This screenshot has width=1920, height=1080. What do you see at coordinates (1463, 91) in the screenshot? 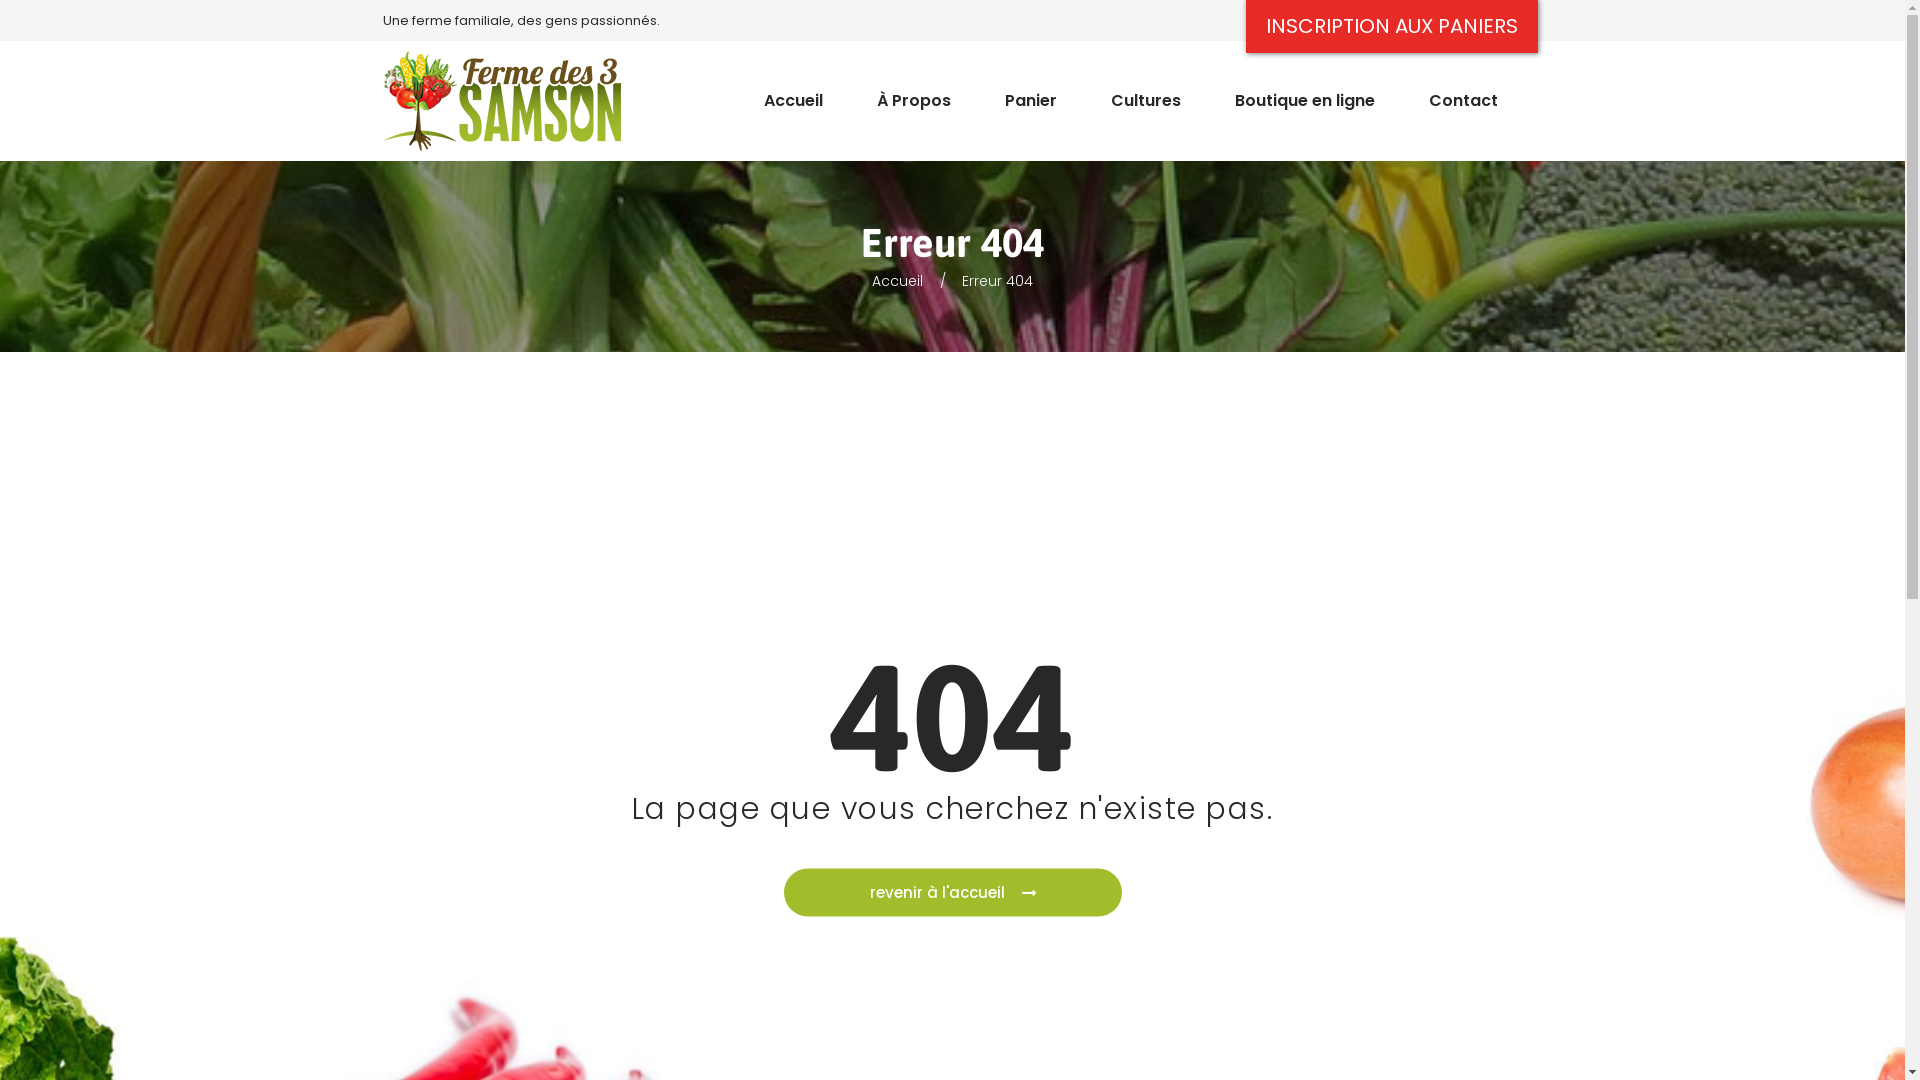
I see `'Contact'` at bounding box center [1463, 91].